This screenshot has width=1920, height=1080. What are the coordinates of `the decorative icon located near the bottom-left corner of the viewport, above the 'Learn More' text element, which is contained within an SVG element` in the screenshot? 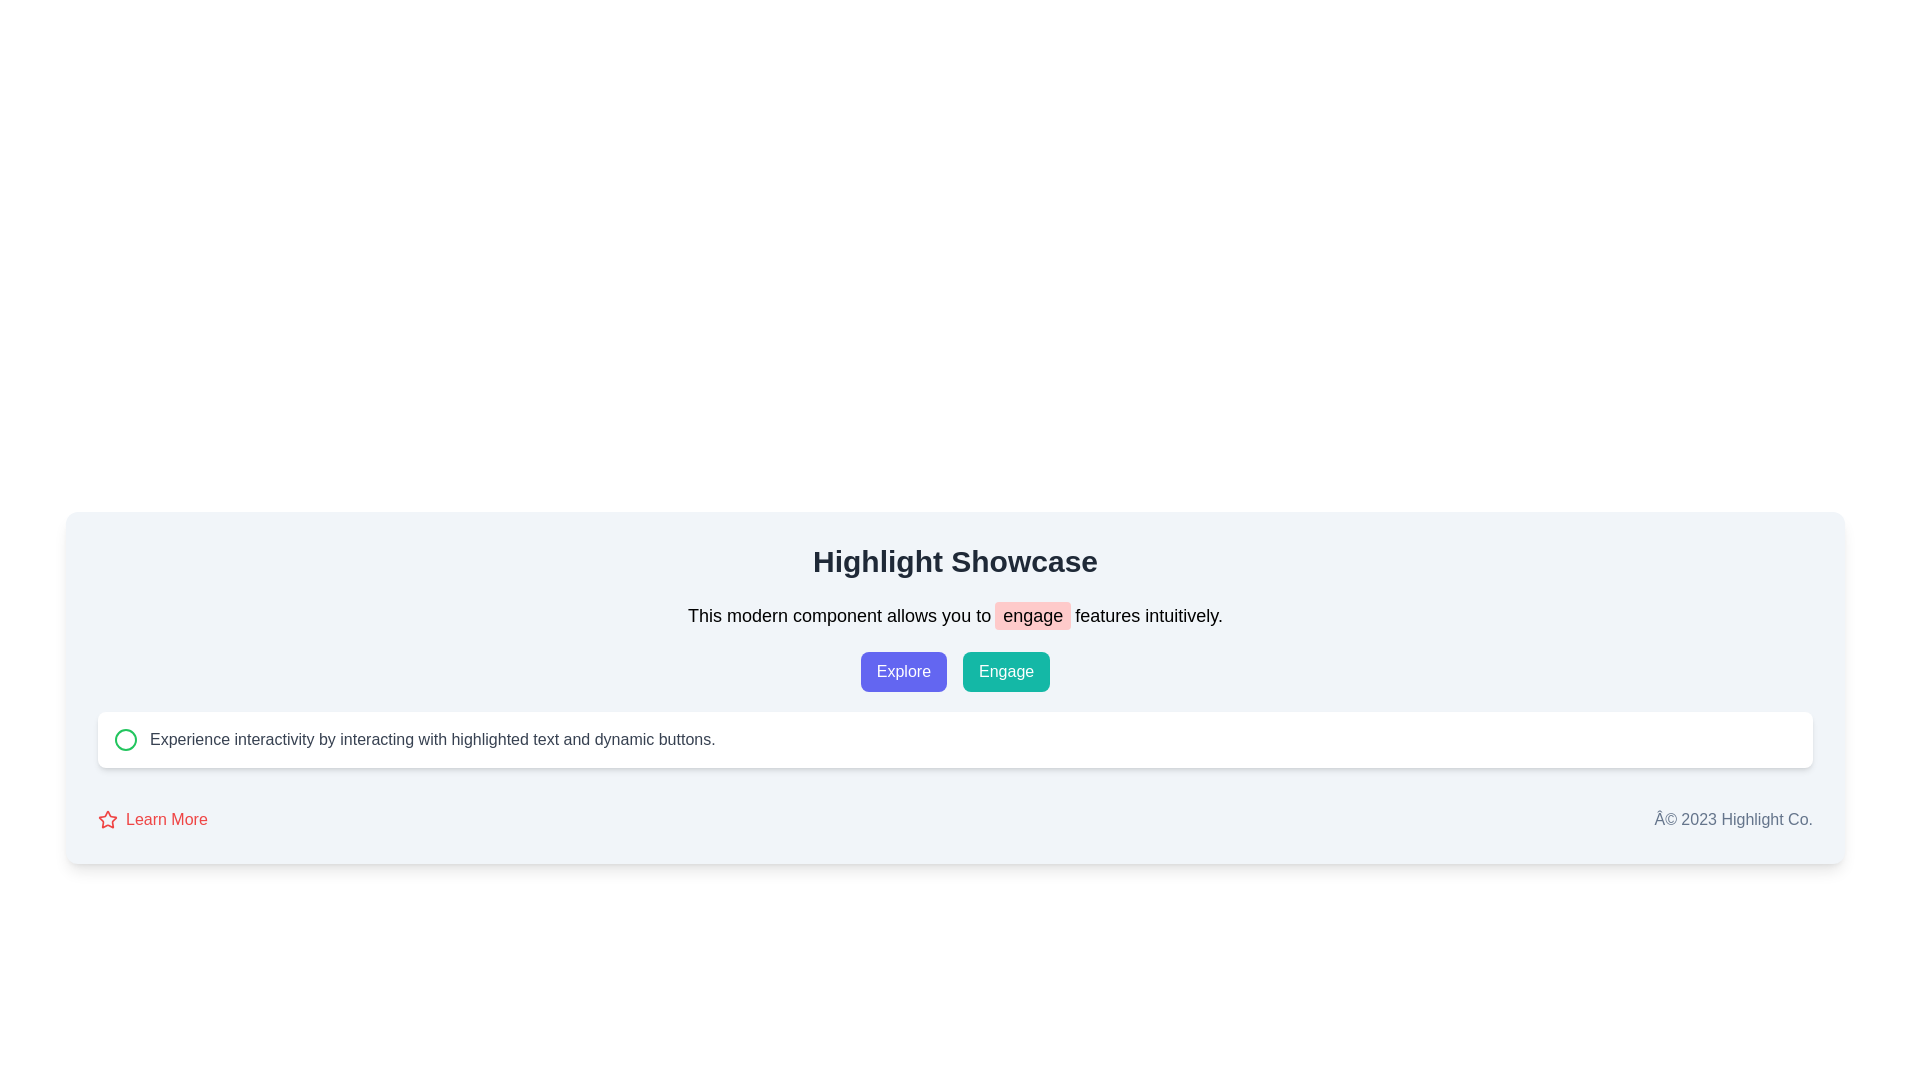 It's located at (107, 819).